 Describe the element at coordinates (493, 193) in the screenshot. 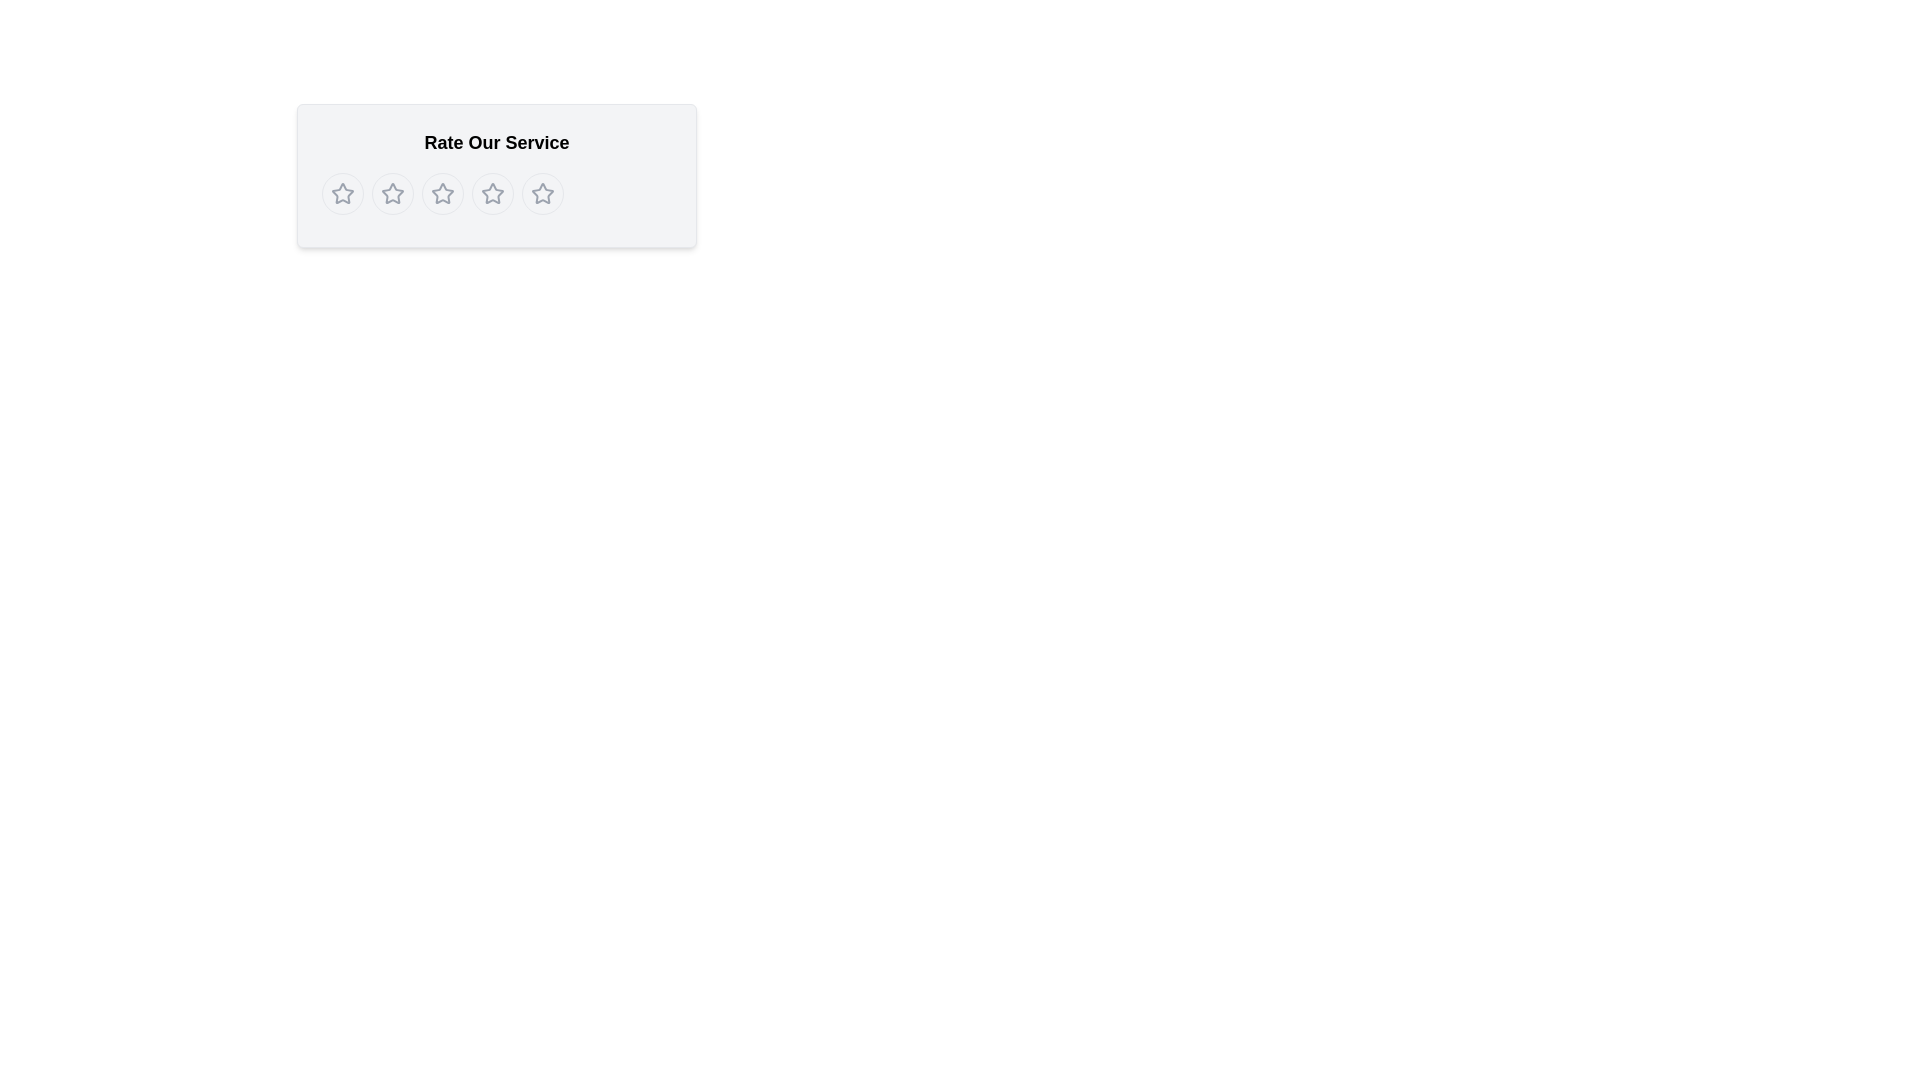

I see `the fourth star icon in the five-star rating system under the heading 'Rate Our Service.'` at that location.